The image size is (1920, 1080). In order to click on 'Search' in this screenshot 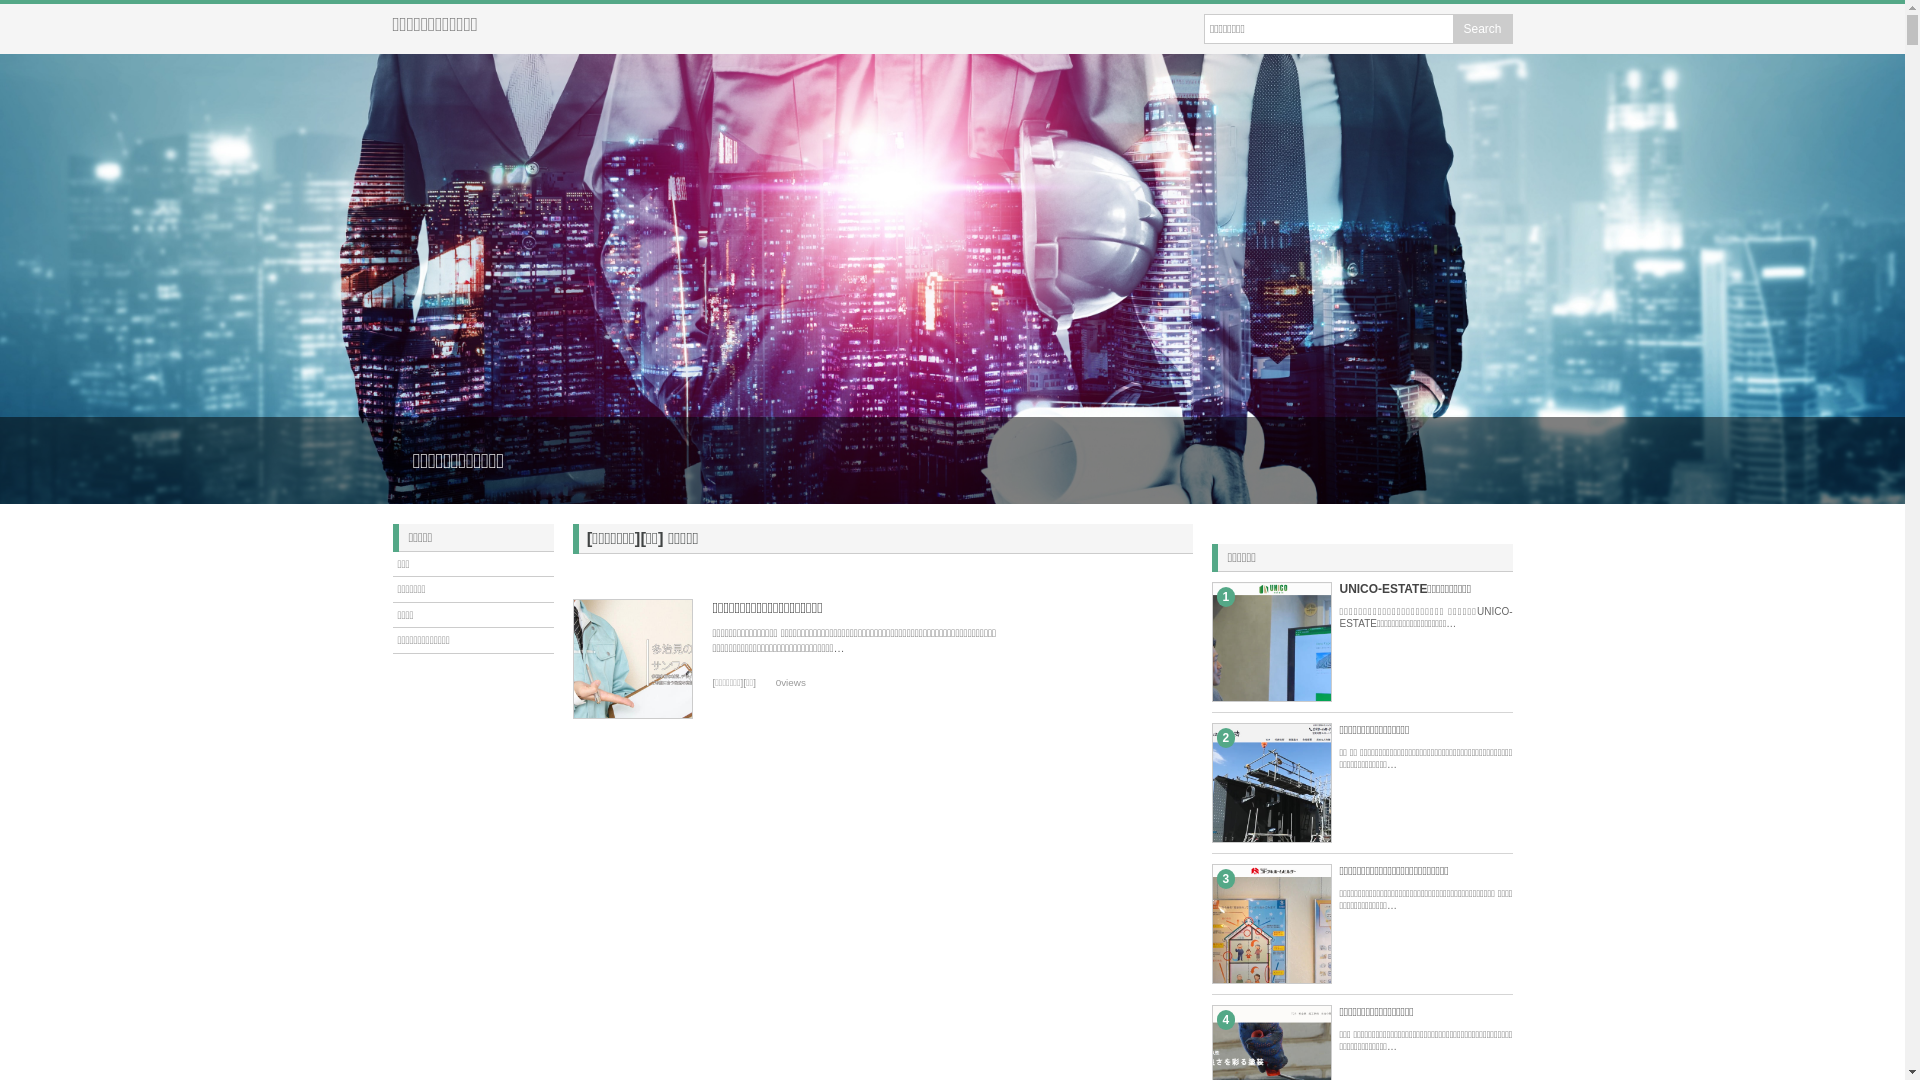, I will do `click(1482, 29)`.